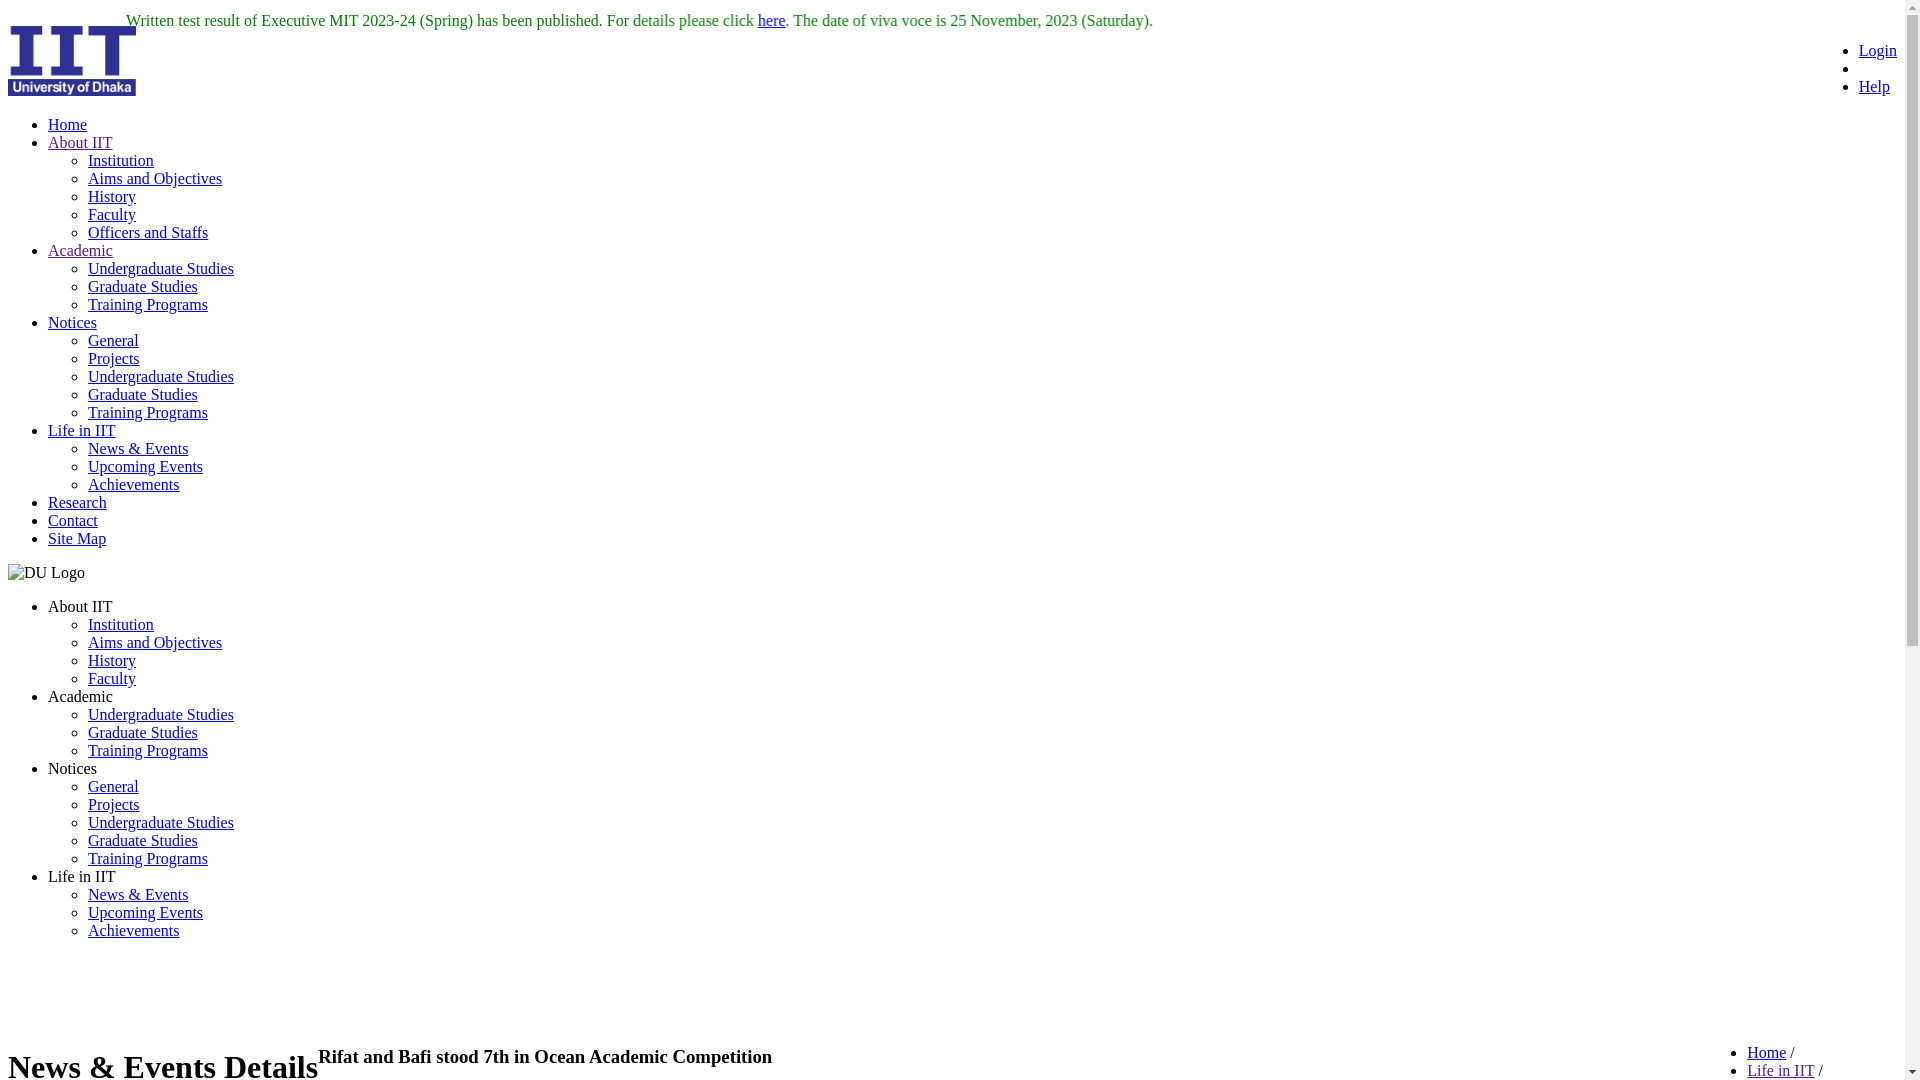  Describe the element at coordinates (161, 822) in the screenshot. I see `'Undergraduate Studies'` at that location.